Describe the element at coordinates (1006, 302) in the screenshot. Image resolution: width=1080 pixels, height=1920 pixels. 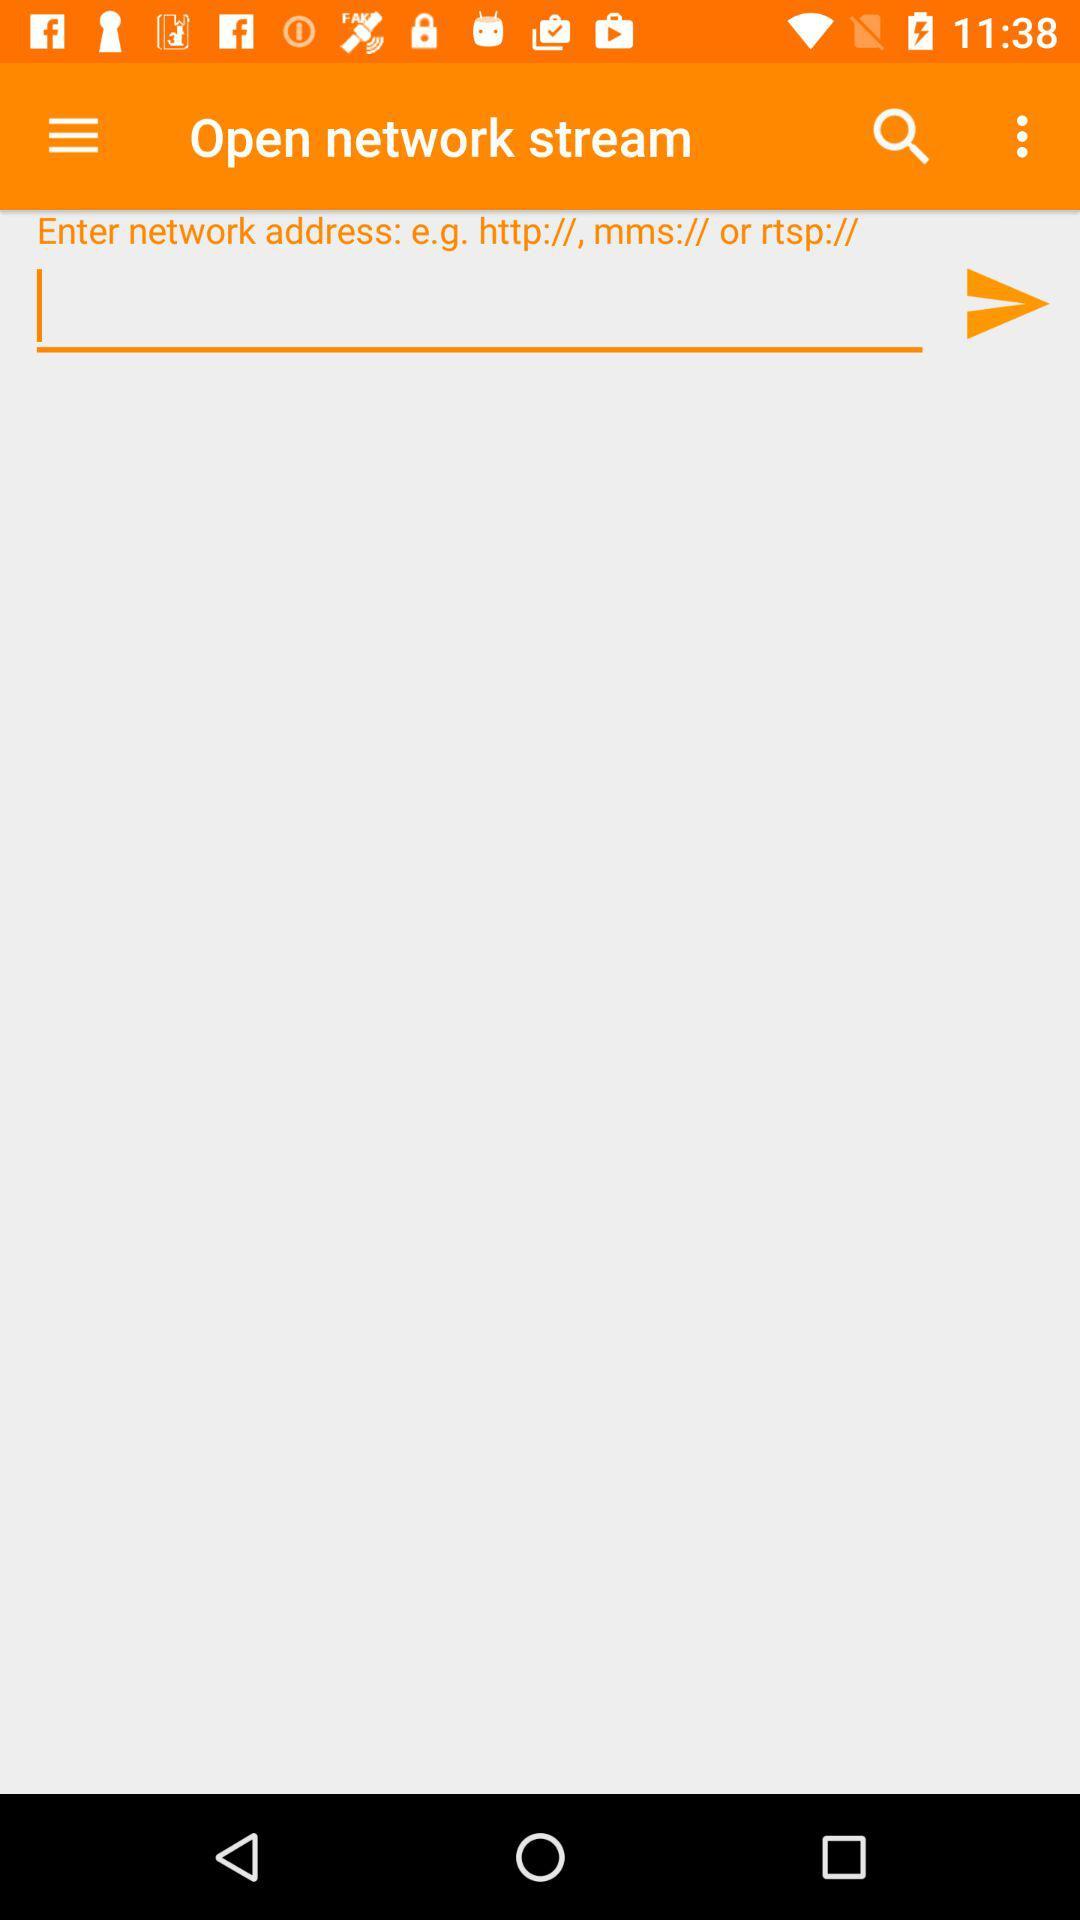
I see `website` at that location.